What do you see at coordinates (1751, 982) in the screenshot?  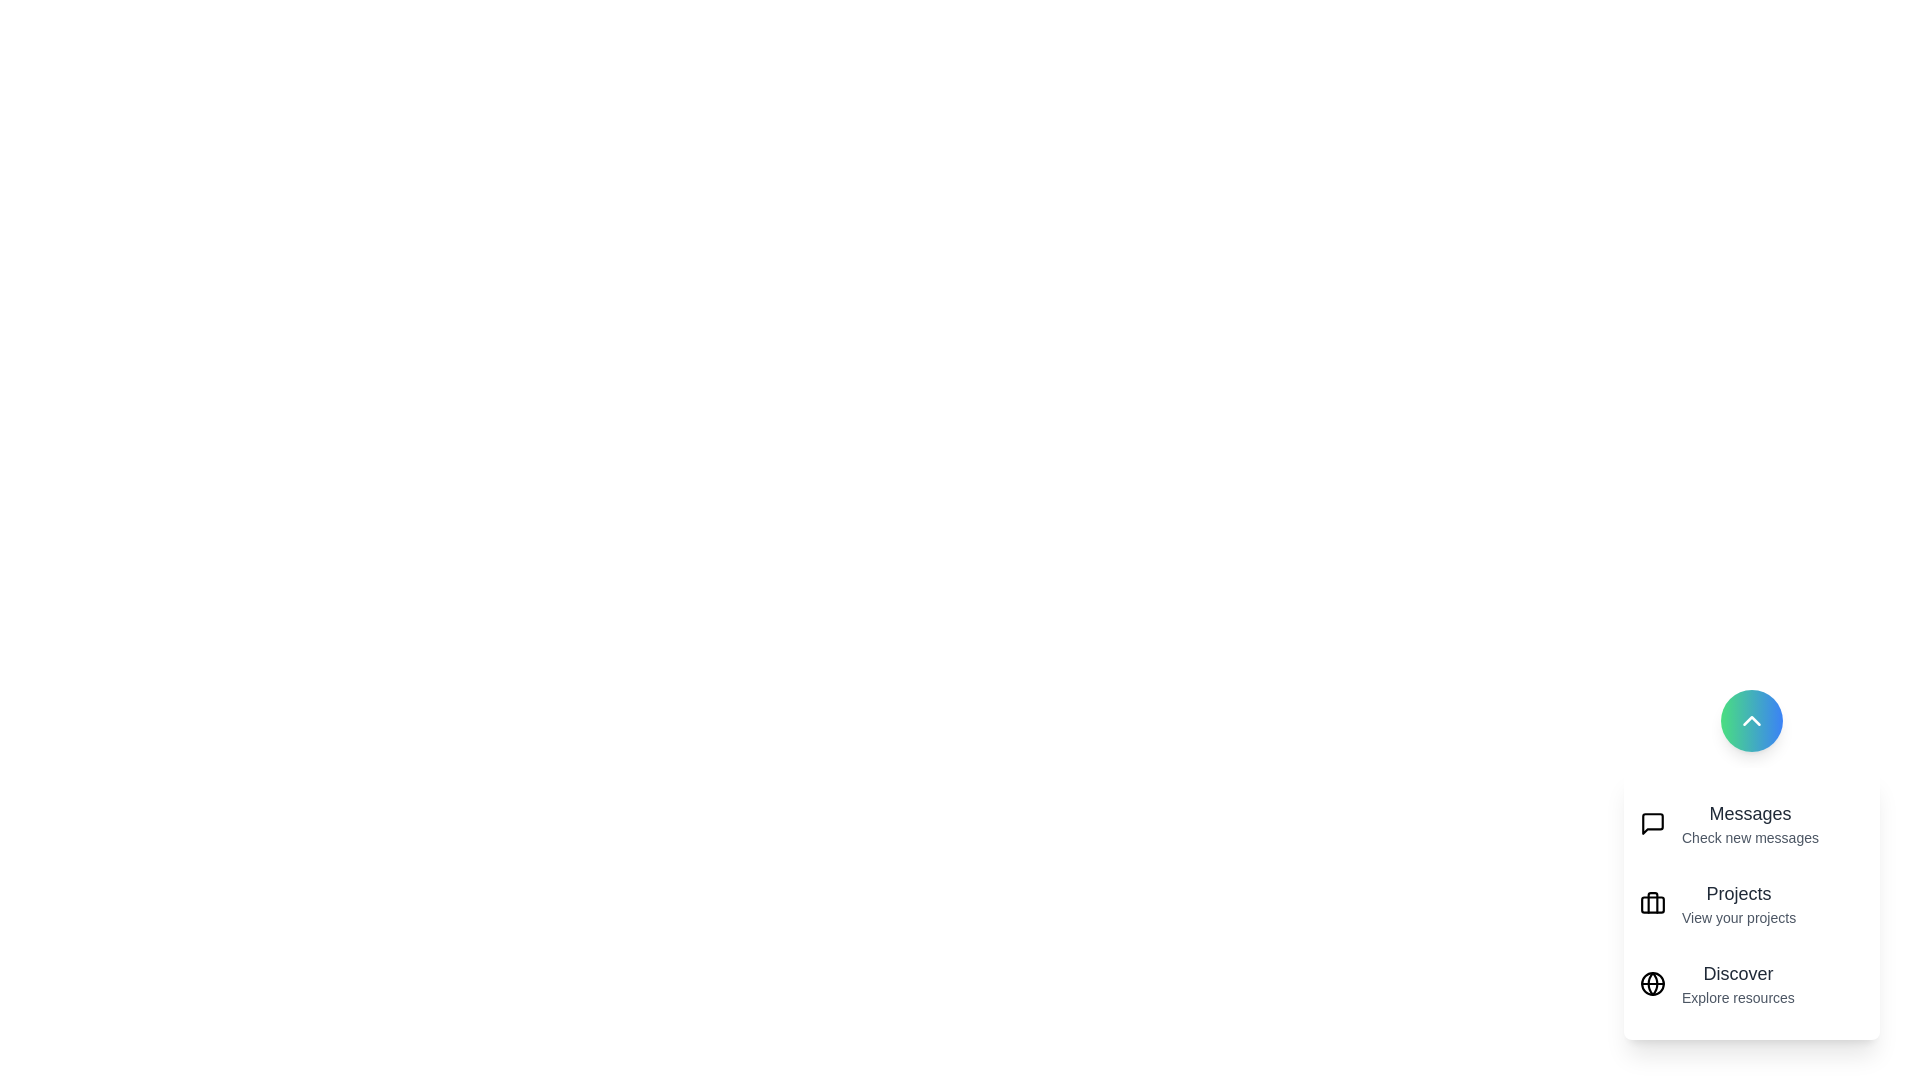 I see `the 'Discover' item to perform its action` at bounding box center [1751, 982].